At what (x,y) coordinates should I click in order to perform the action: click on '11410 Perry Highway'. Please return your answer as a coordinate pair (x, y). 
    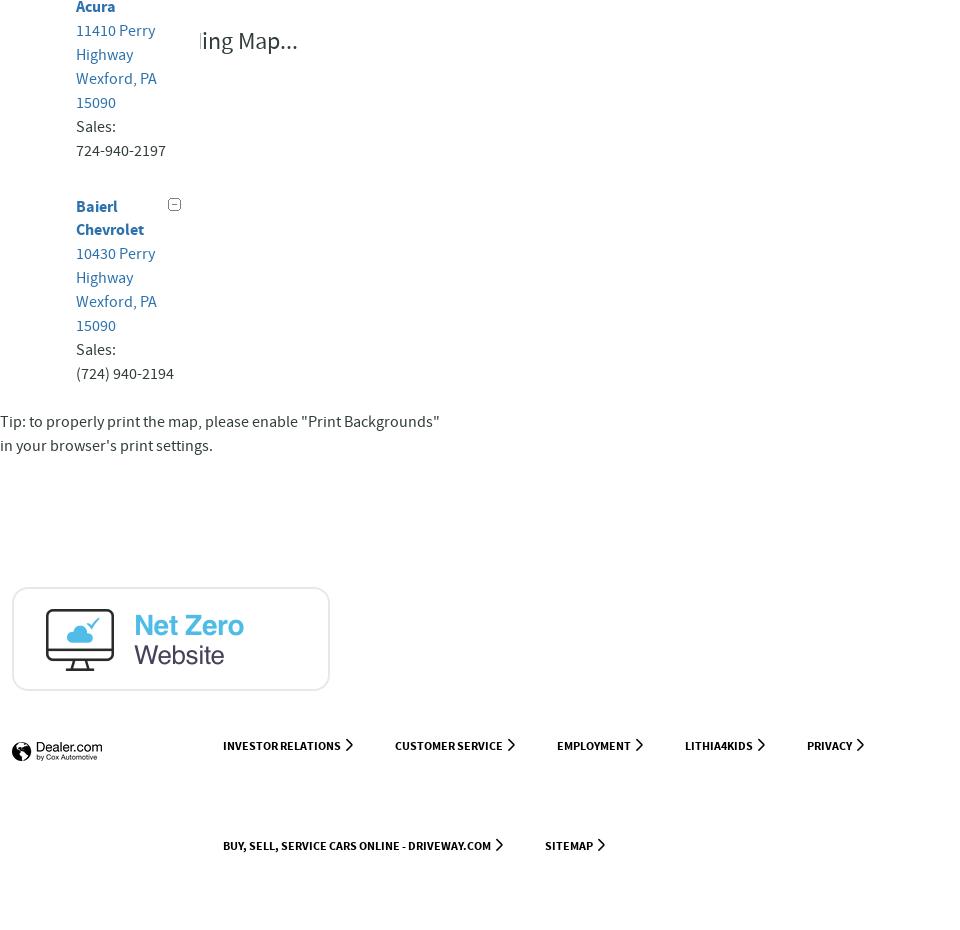
    Looking at the image, I should click on (115, 41).